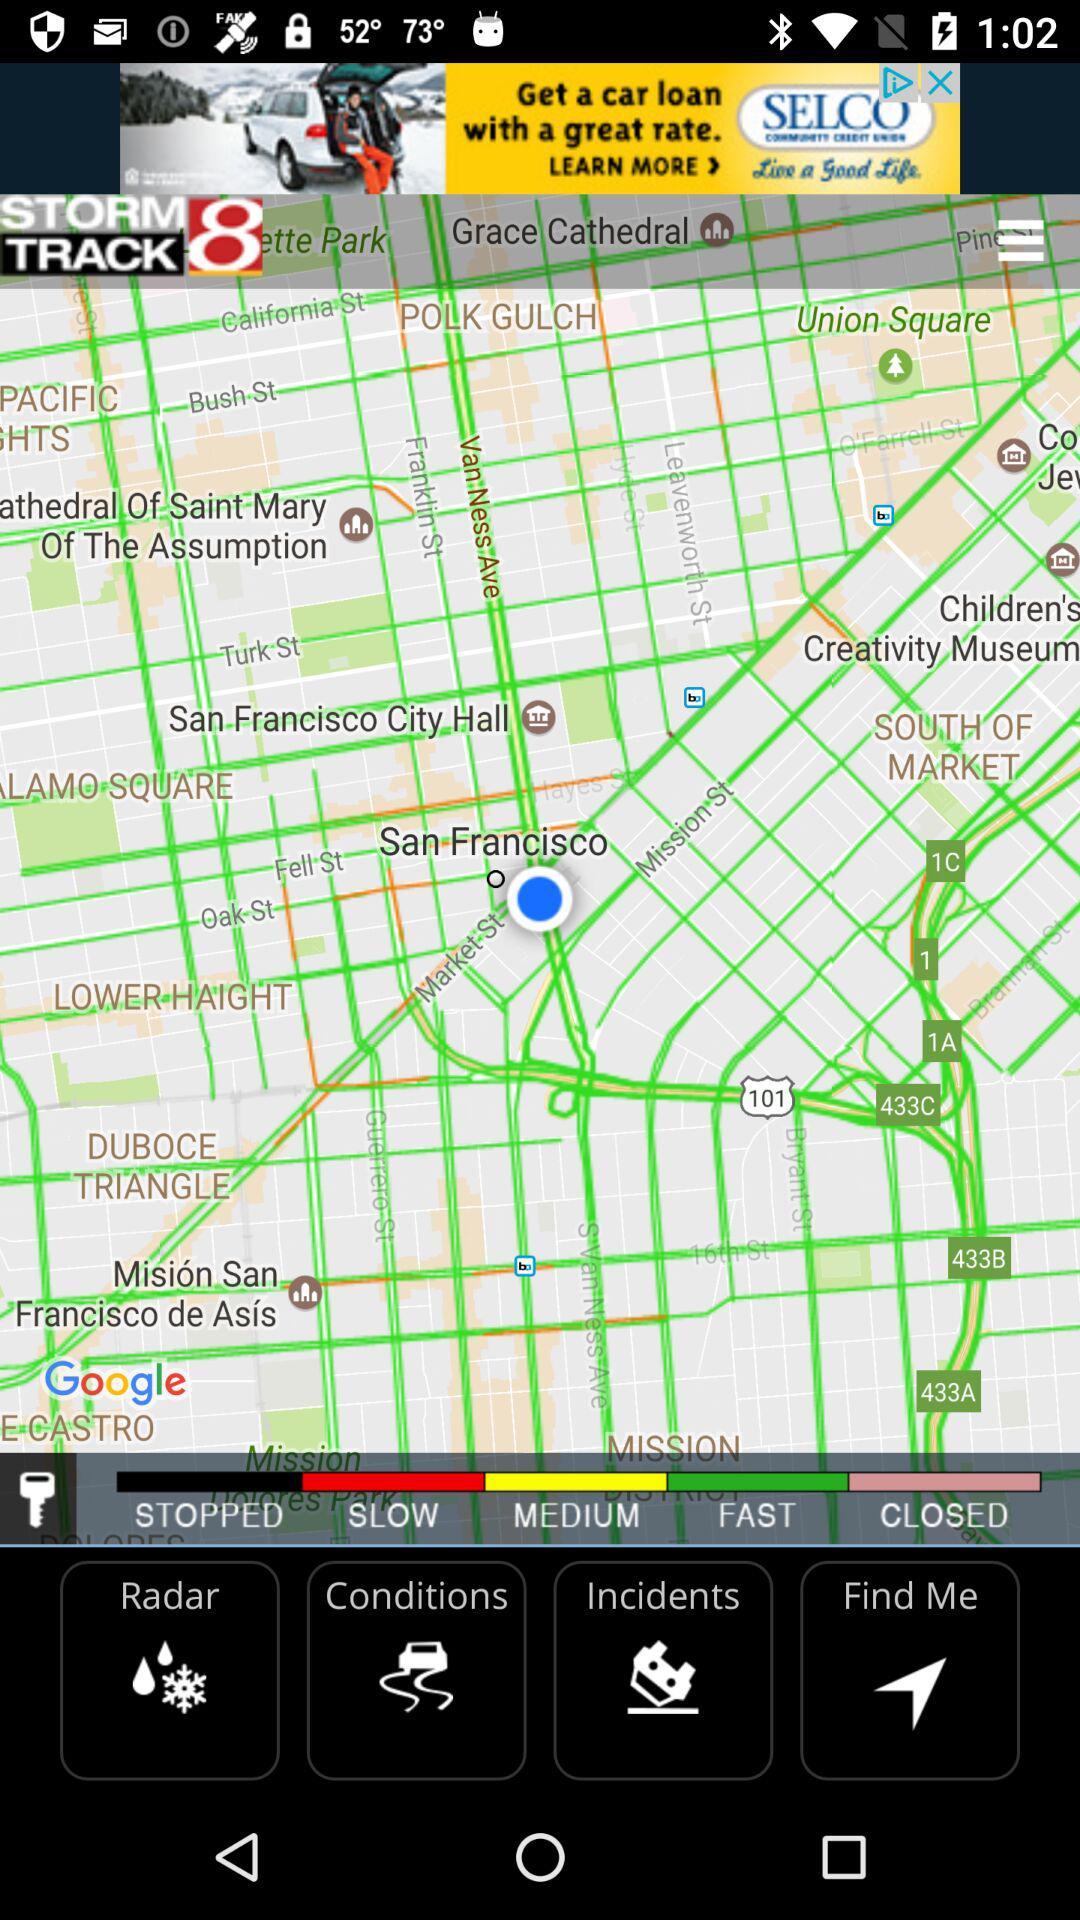 Image resolution: width=1080 pixels, height=1920 pixels. I want to click on the main storm track 8 screen, so click(131, 240).